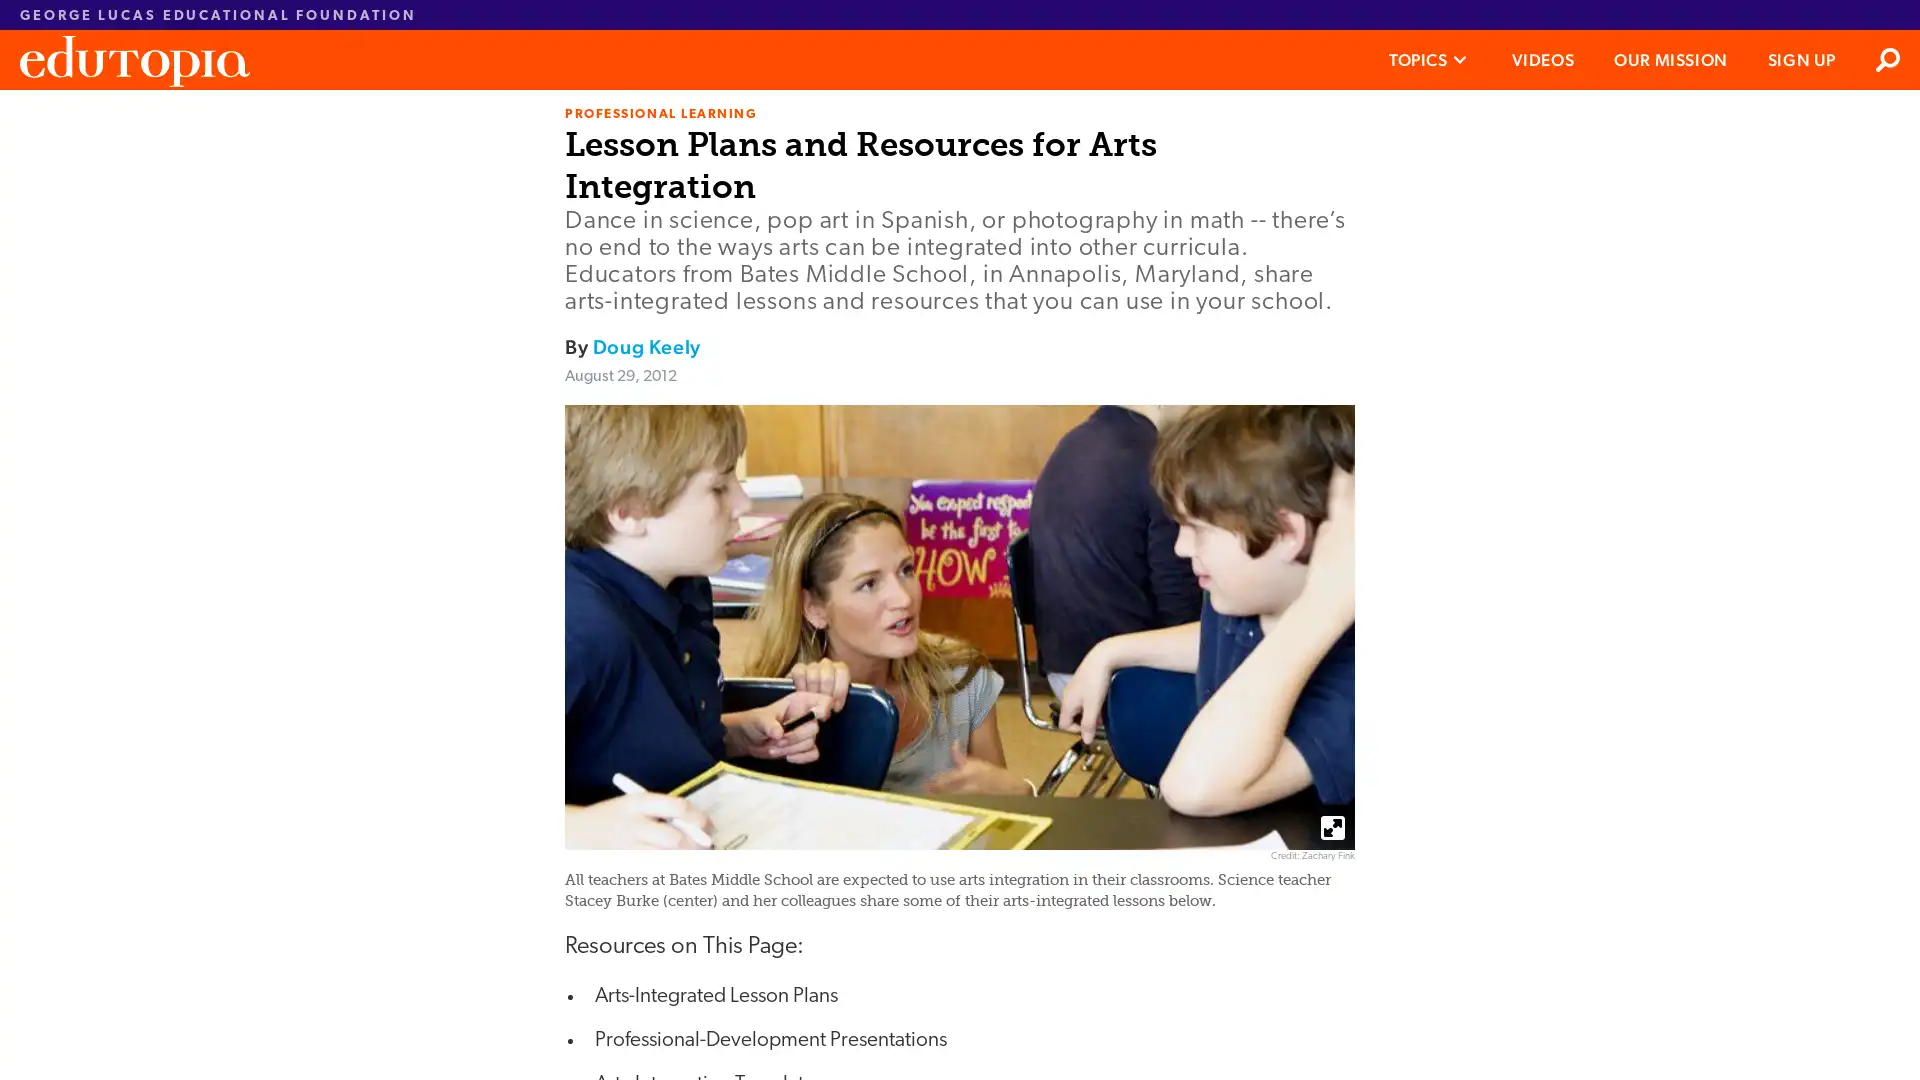 This screenshot has height=1080, width=1920. I want to click on TOPICS, so click(1428, 59).